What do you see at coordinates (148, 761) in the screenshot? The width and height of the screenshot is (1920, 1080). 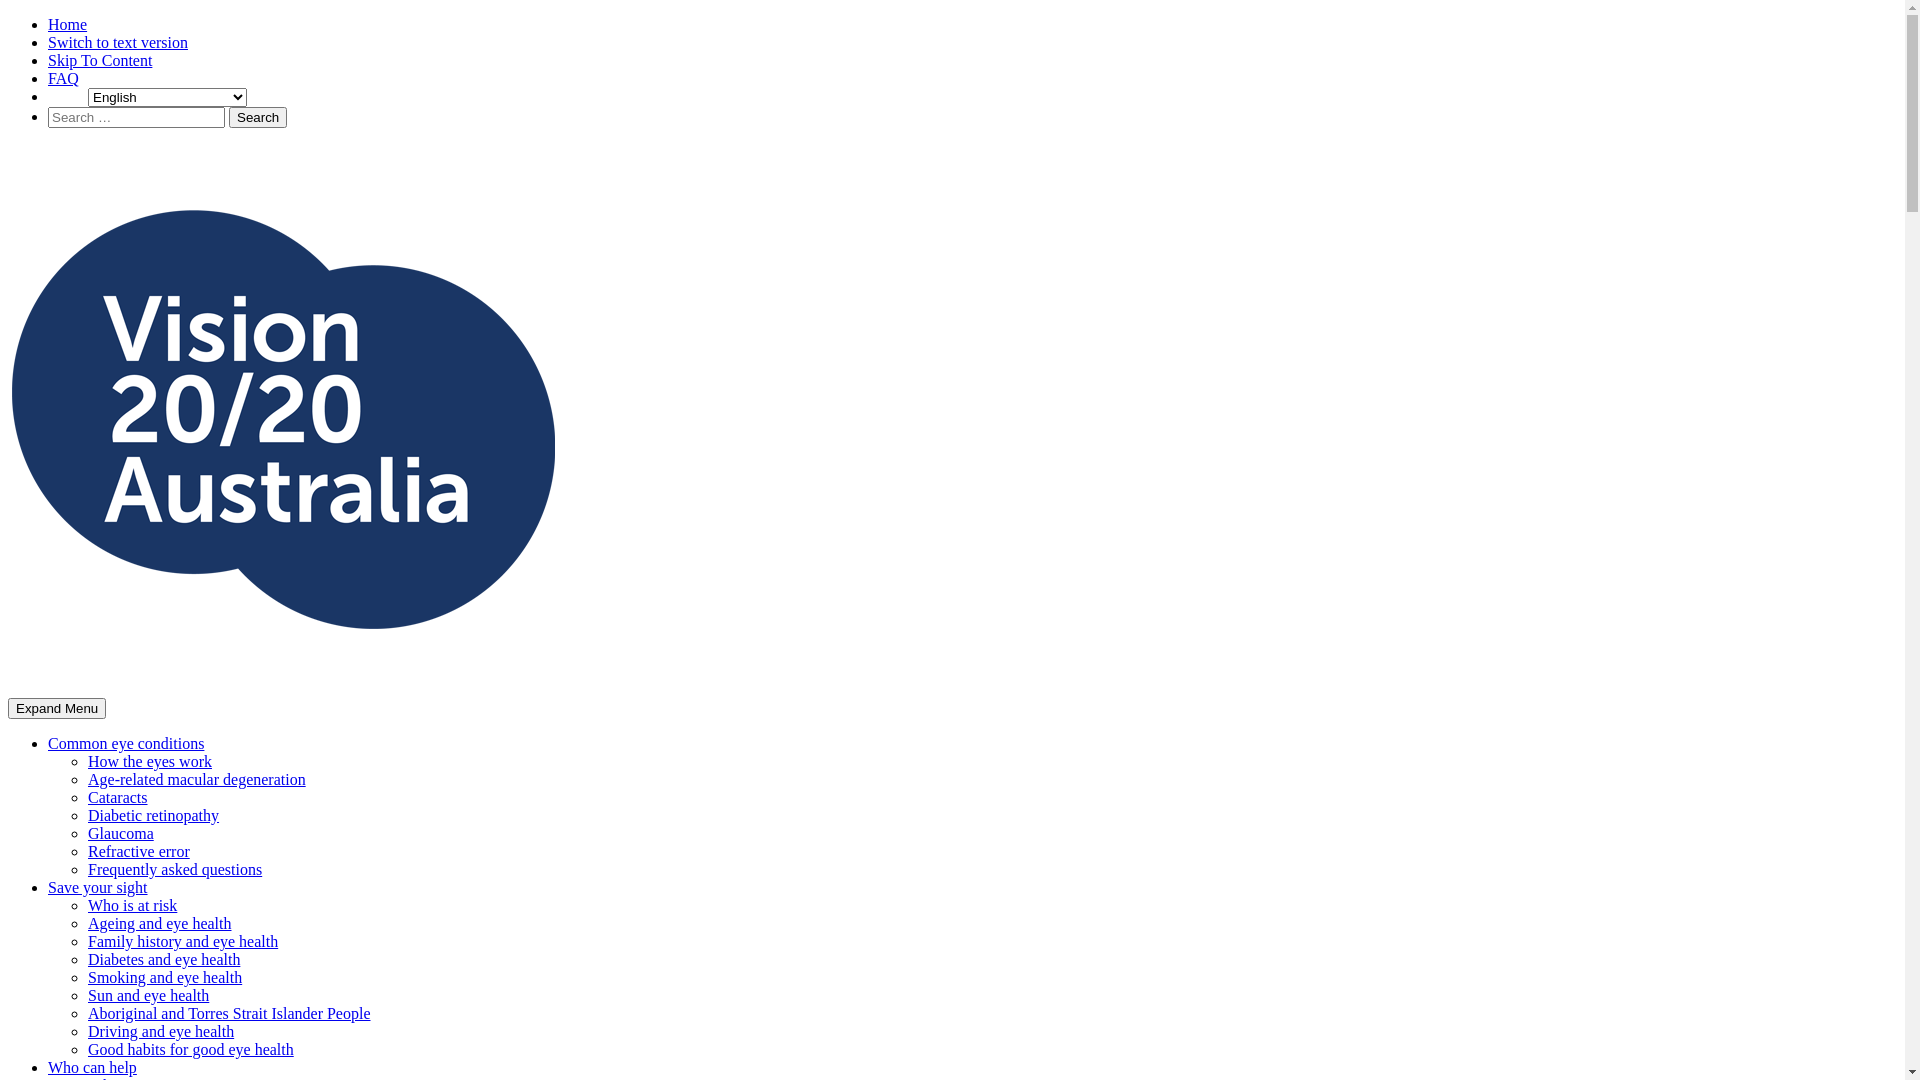 I see `'How the eyes work'` at bounding box center [148, 761].